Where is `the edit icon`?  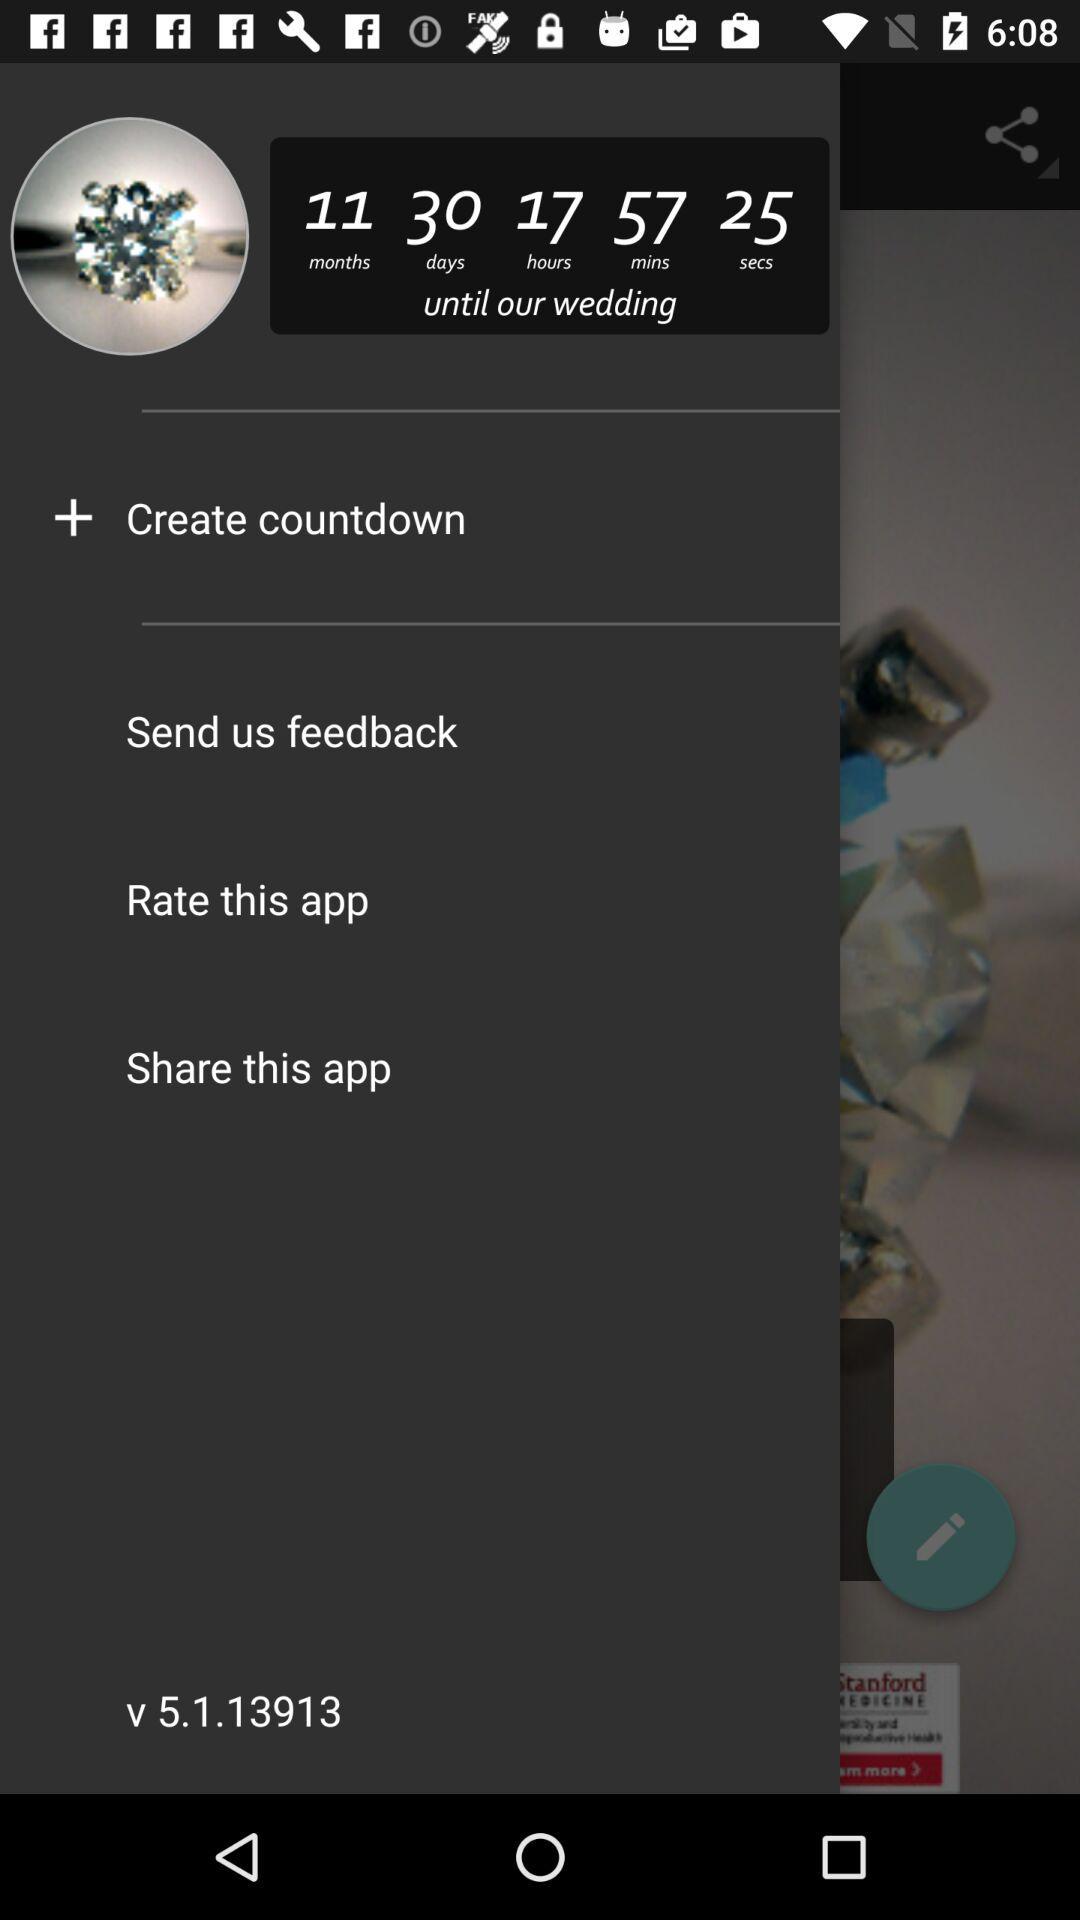
the edit icon is located at coordinates (940, 1543).